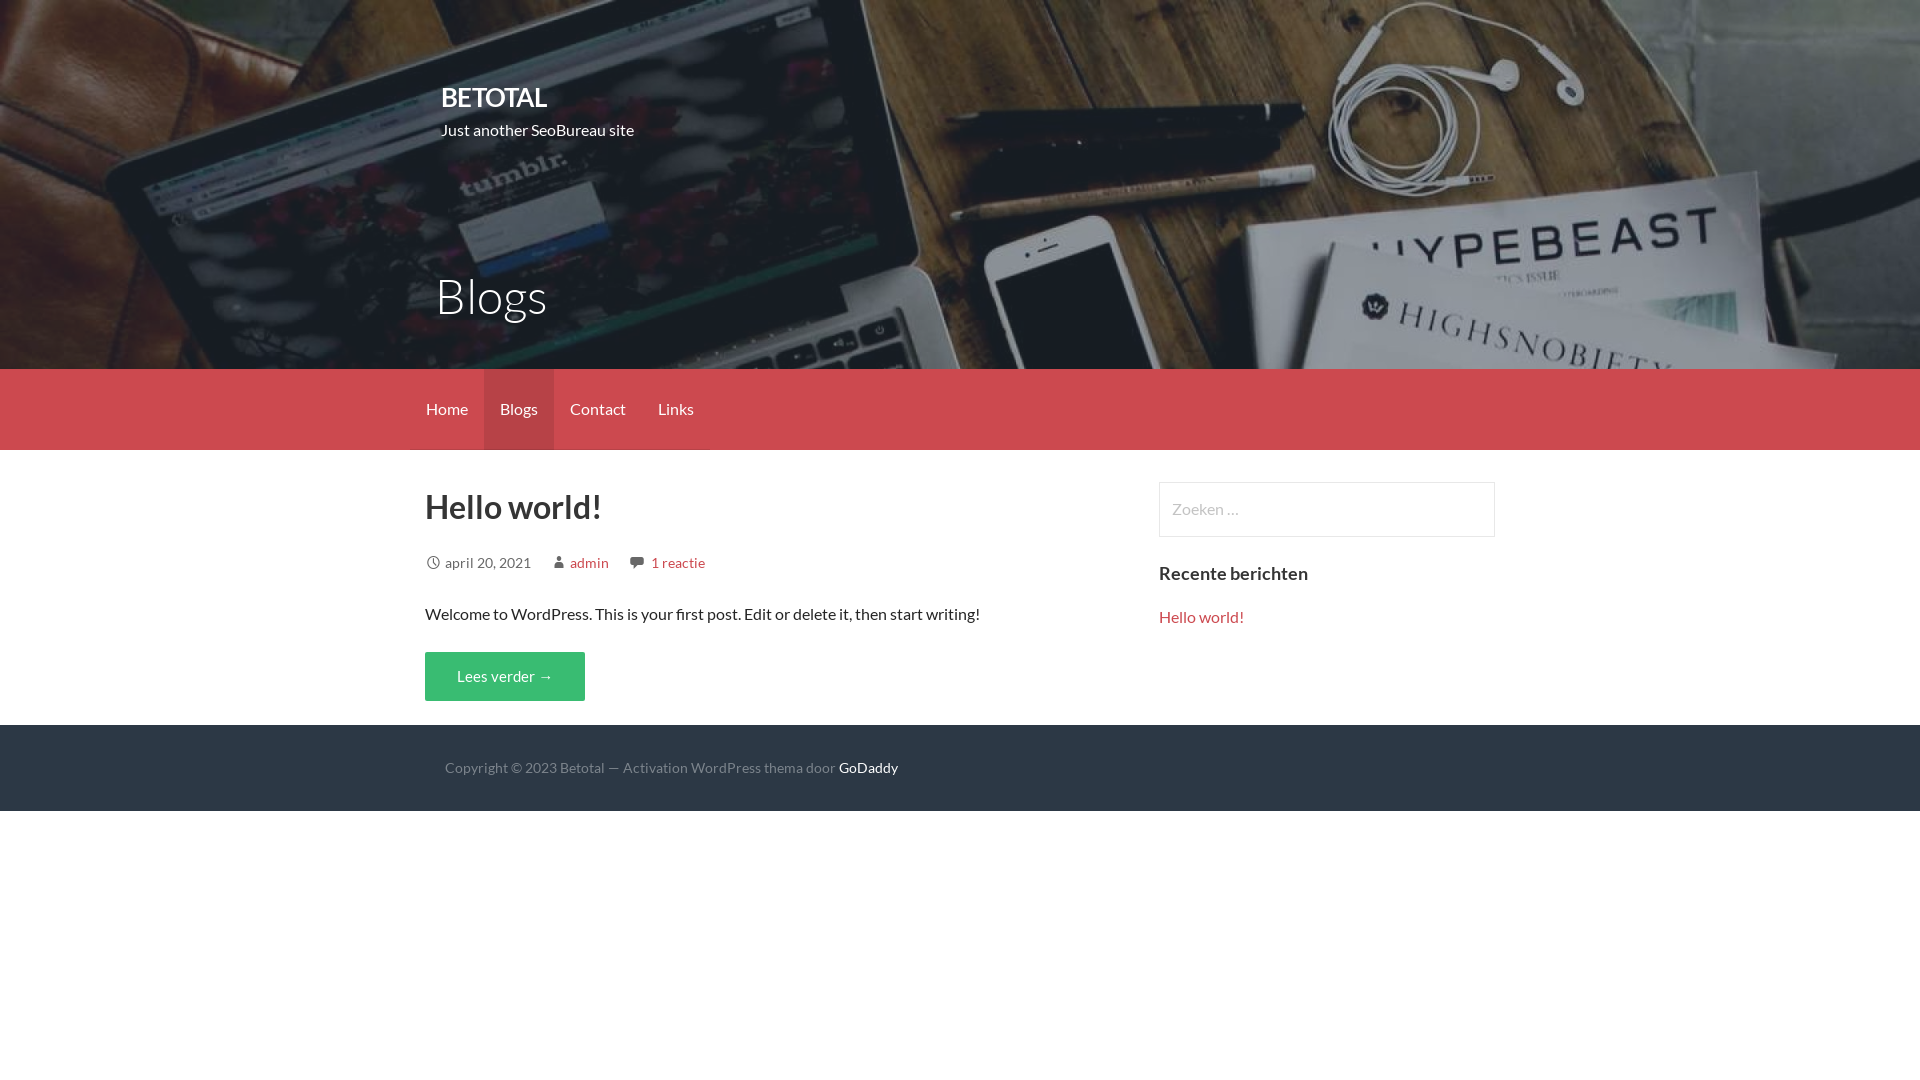  Describe the element at coordinates (588, 562) in the screenshot. I see `'admin'` at that location.